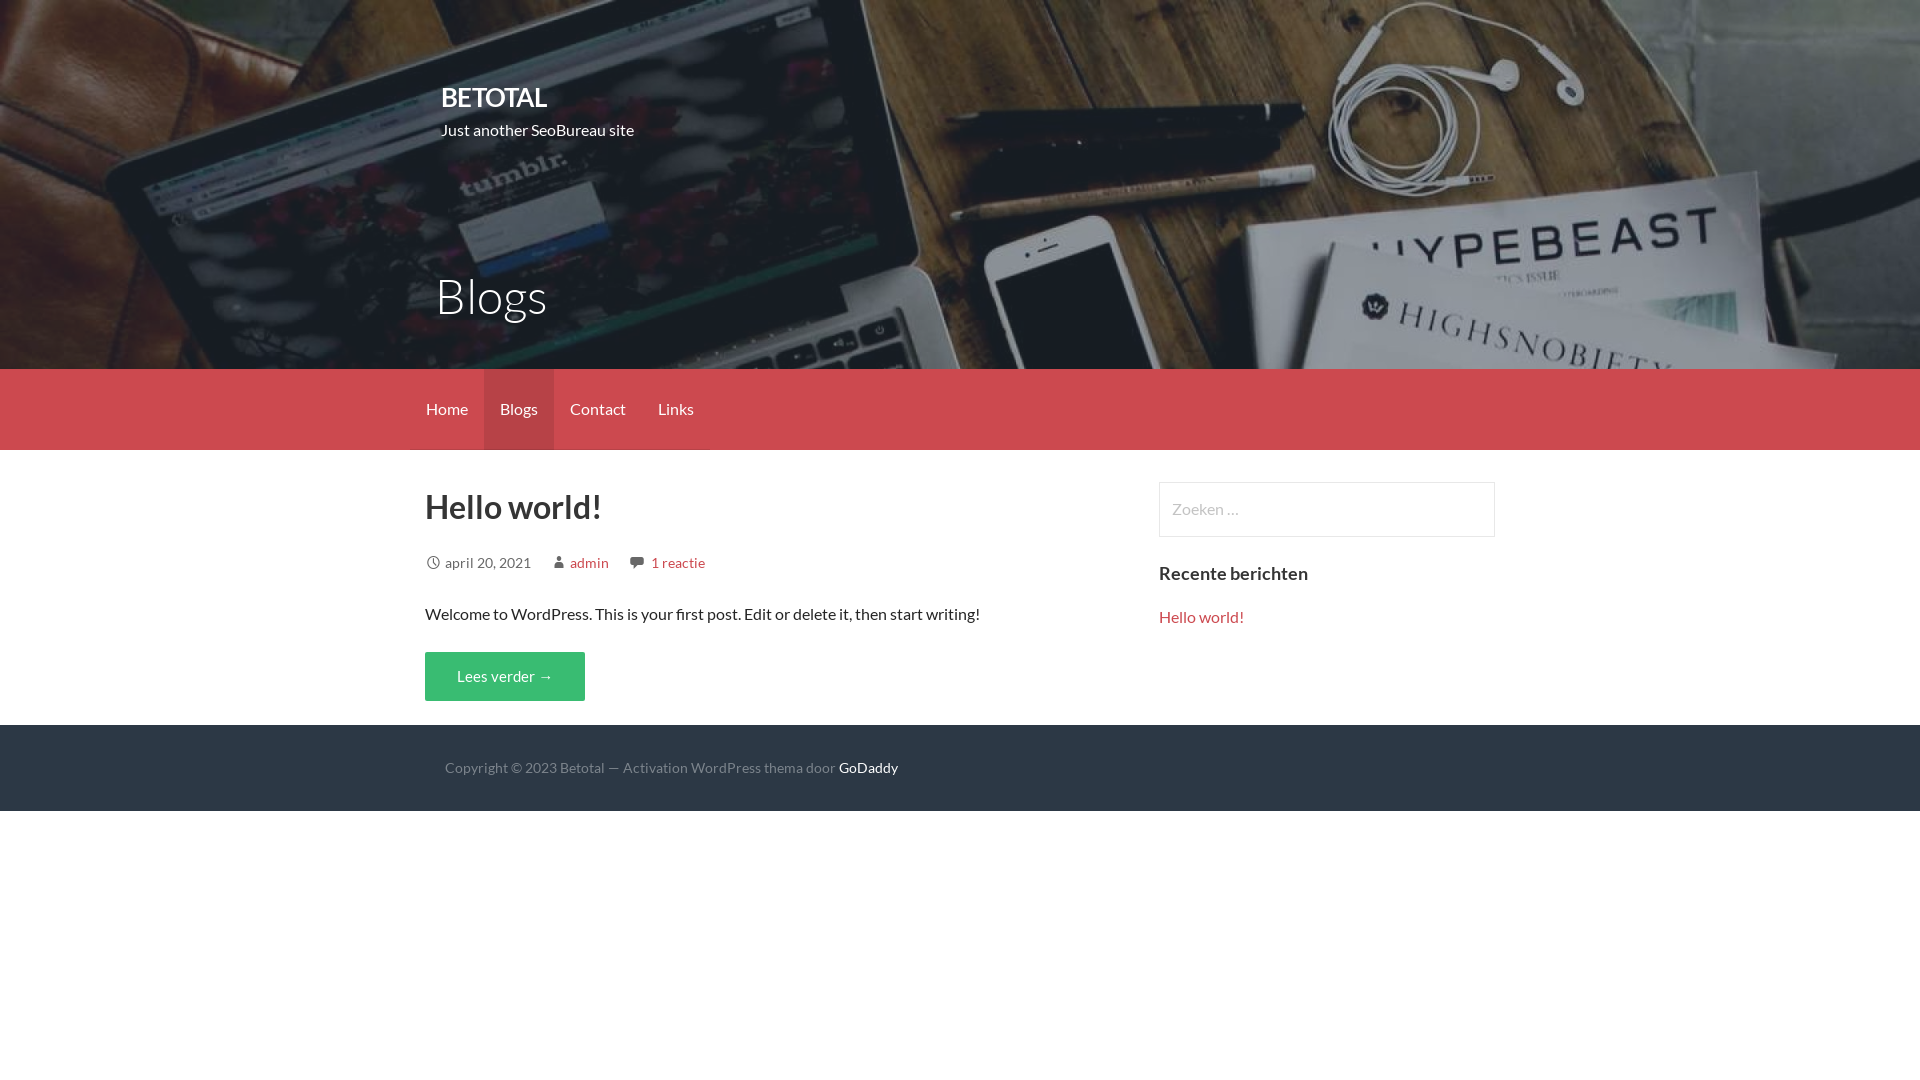  Describe the element at coordinates (588, 562) in the screenshot. I see `'admin'` at that location.